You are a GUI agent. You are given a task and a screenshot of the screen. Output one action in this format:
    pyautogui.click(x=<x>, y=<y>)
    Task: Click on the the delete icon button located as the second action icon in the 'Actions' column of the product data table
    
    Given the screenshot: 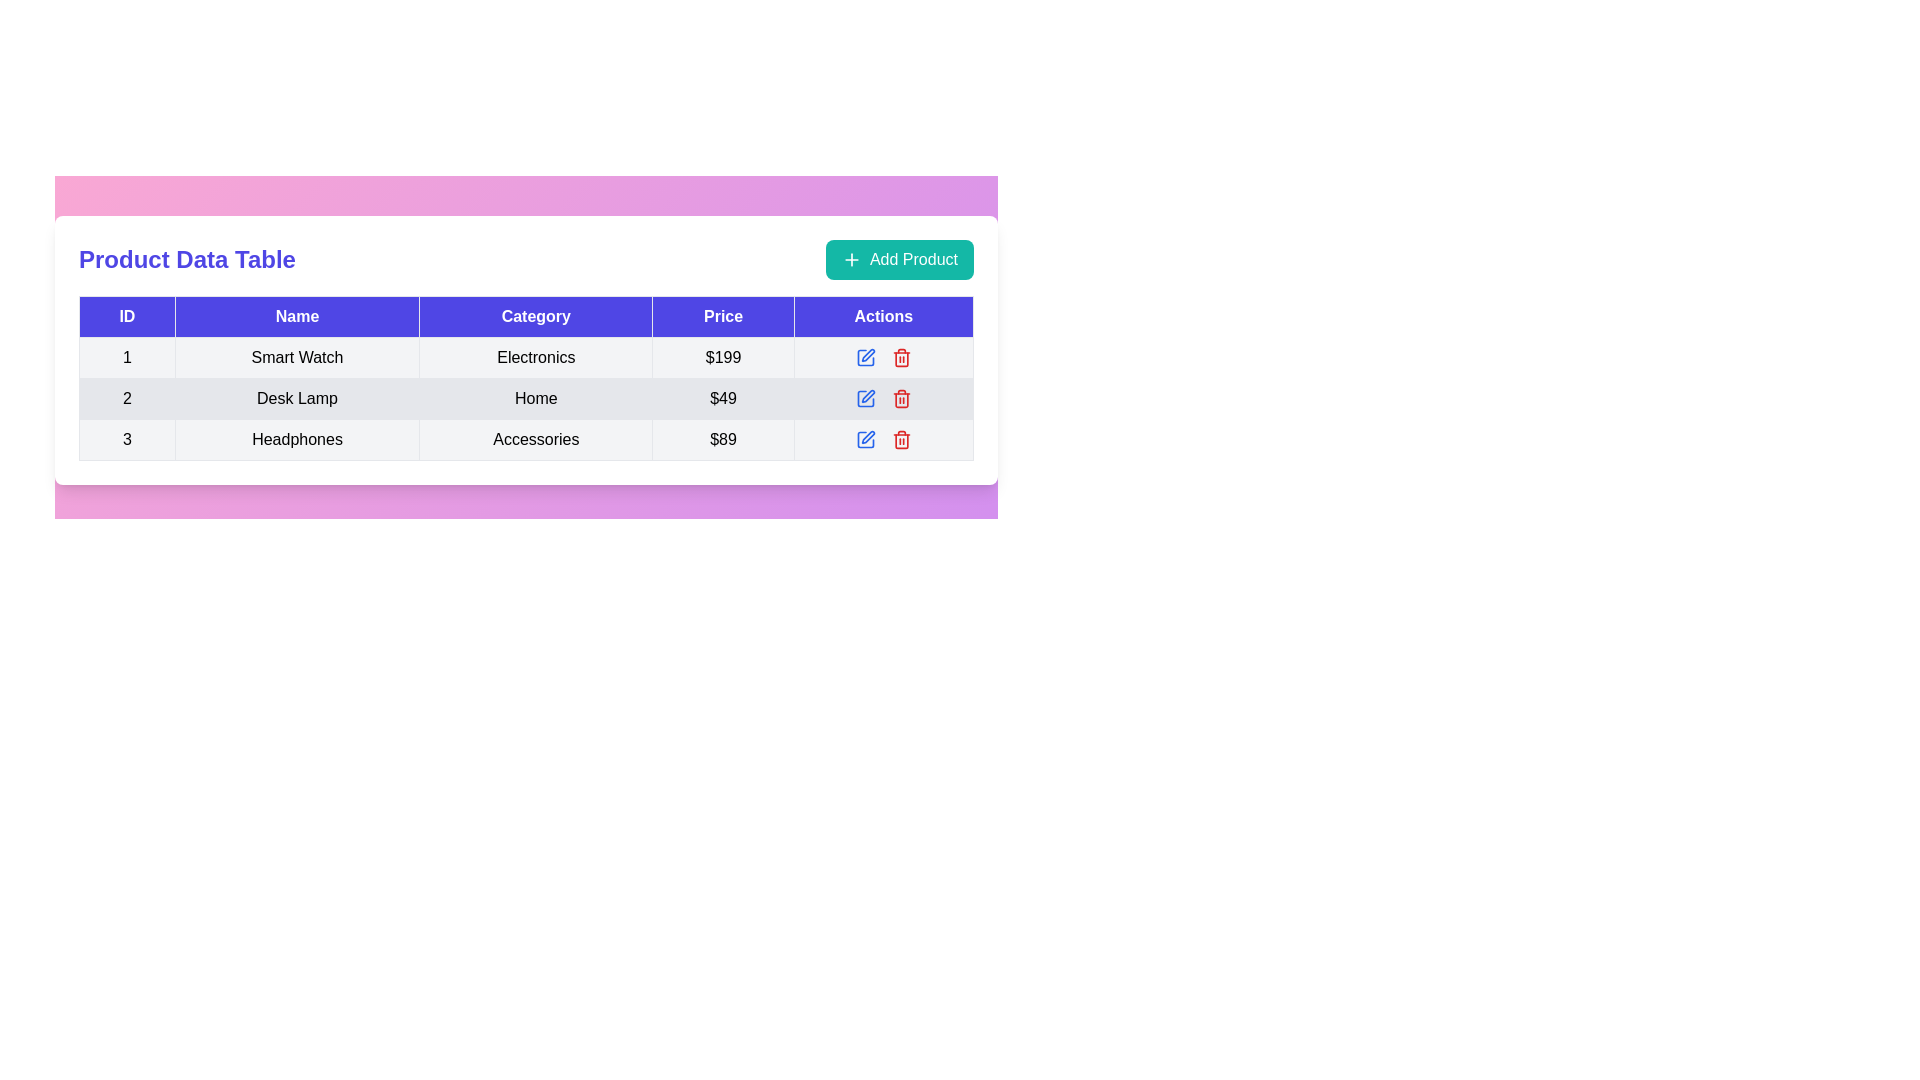 What is the action you would take?
    pyautogui.click(x=900, y=357)
    